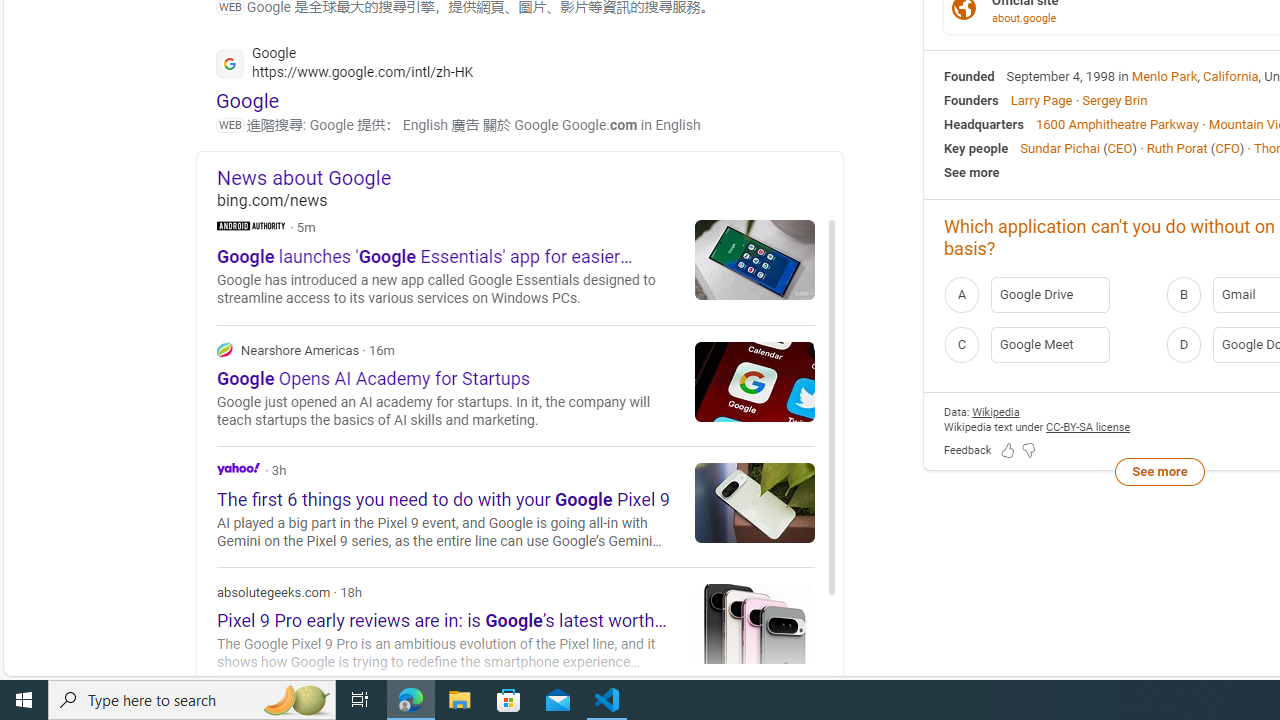 The height and width of the screenshot is (720, 1280). What do you see at coordinates (238, 468) in the screenshot?
I see `'Yahoo'` at bounding box center [238, 468].